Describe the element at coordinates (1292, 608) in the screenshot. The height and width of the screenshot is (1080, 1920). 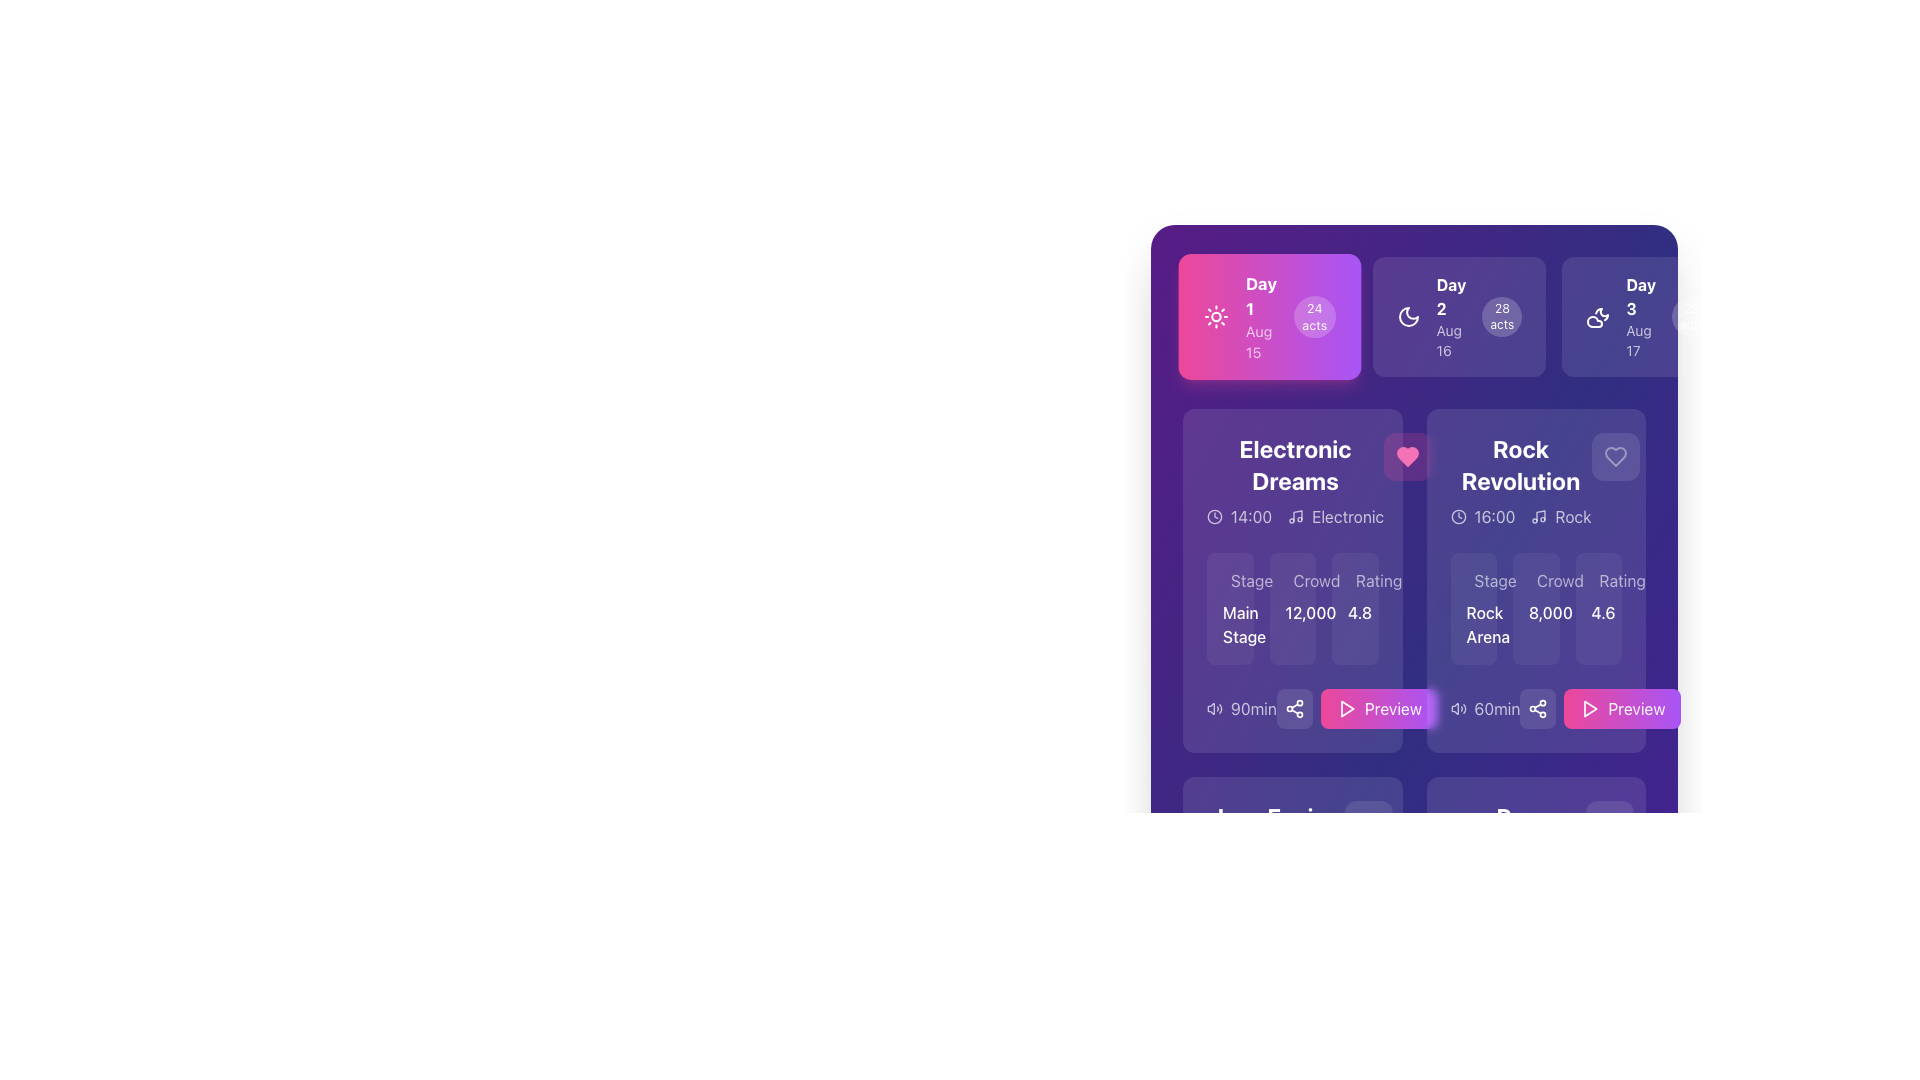
I see `text of the Informational grid row containing 'Stage', 'Crowd', and 'Rating' values, which includes 'Main Stage', '12,000', and '4.8'` at that location.